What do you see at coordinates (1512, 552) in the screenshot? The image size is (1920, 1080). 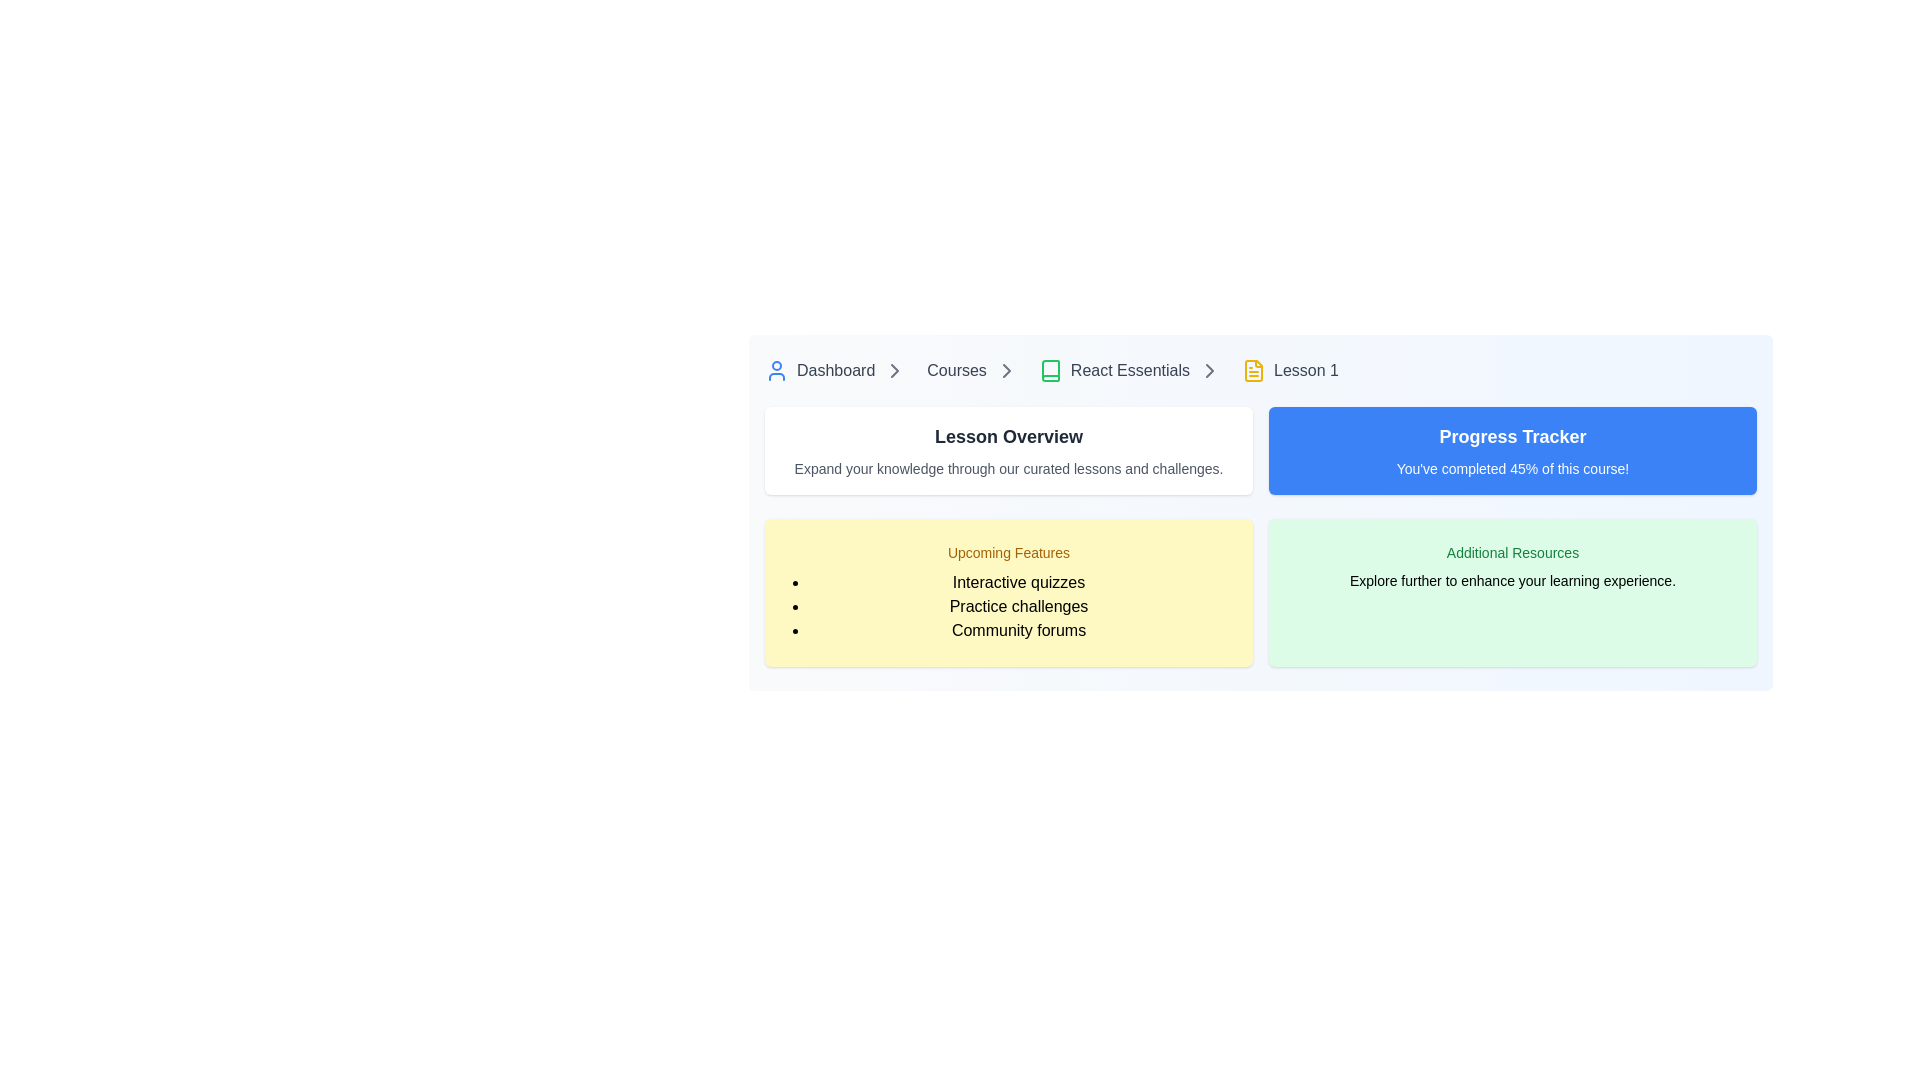 I see `the text heading that serves as a title for the section indicating additional resources, located in the green box under the 'Progress Tracker' card` at bounding box center [1512, 552].